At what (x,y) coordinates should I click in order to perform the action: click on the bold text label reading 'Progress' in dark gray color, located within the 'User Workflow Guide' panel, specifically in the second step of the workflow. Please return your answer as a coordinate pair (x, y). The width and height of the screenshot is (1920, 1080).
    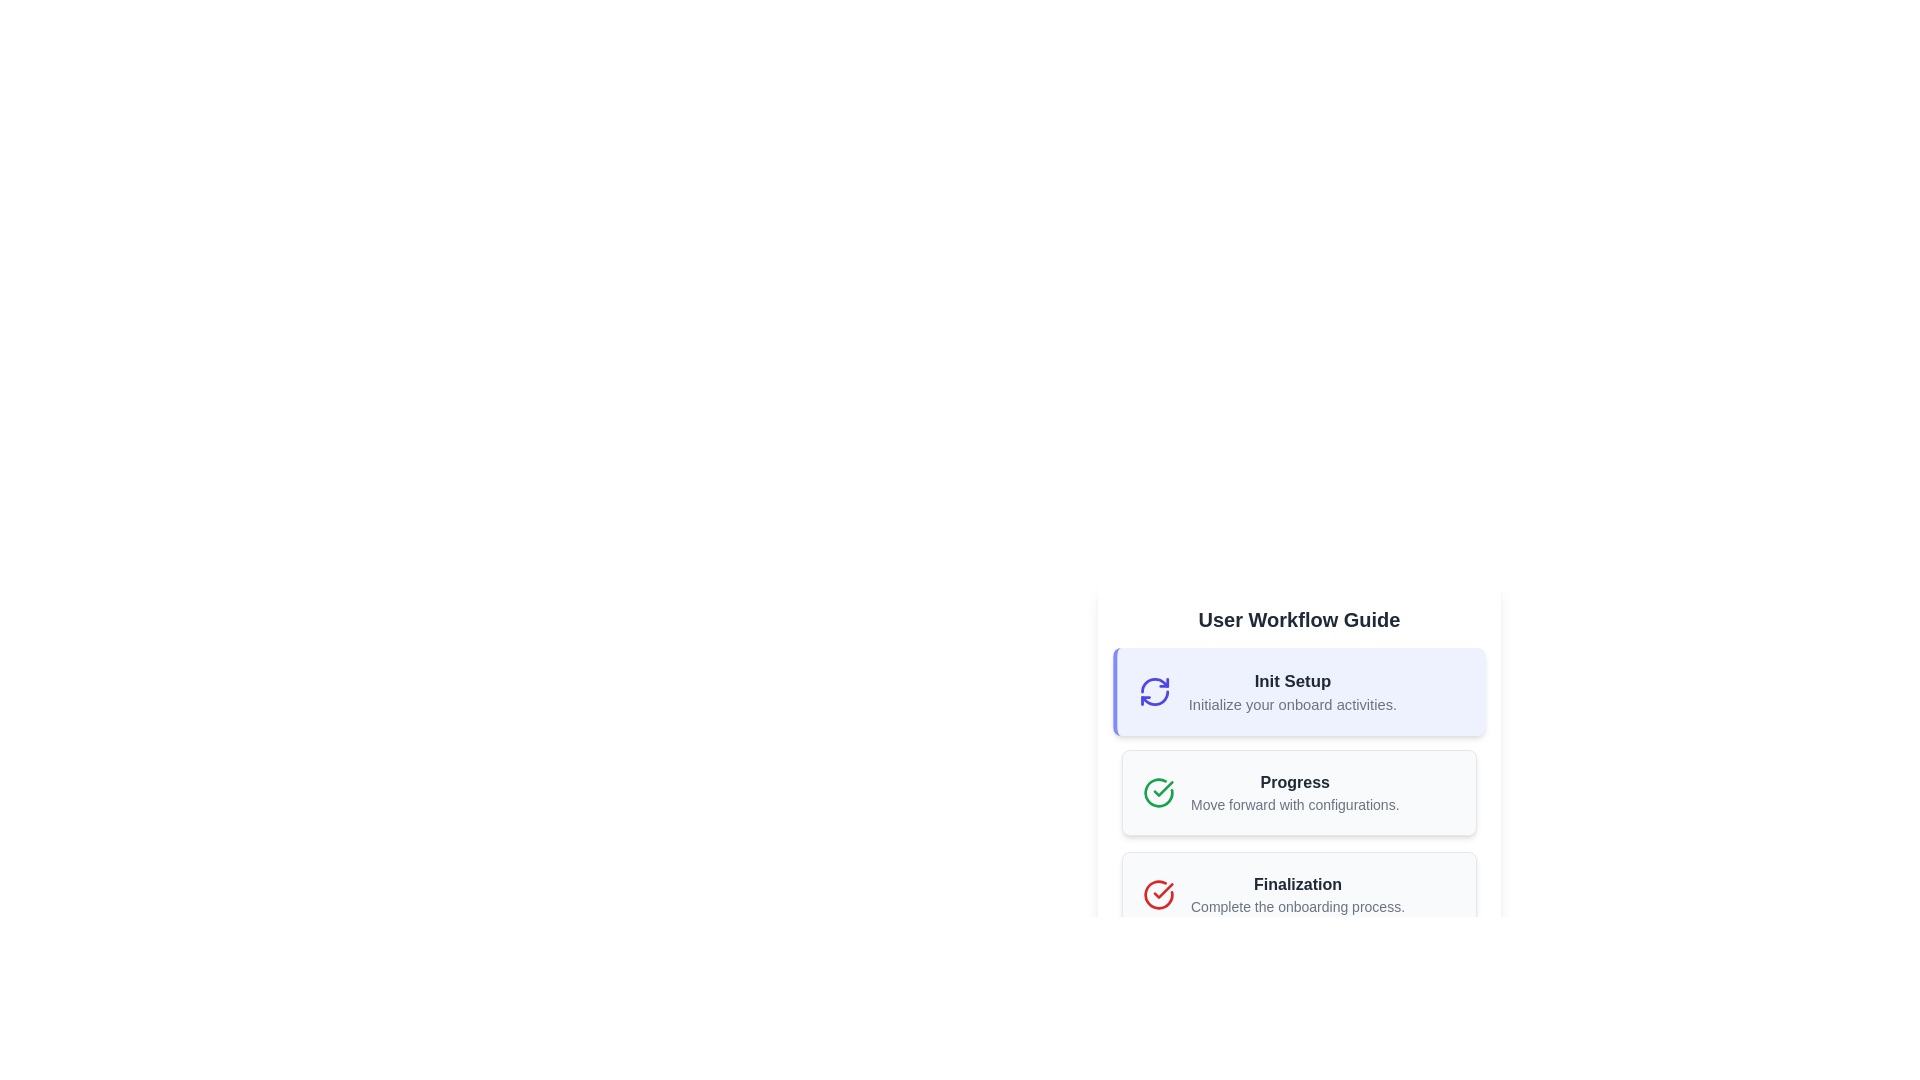
    Looking at the image, I should click on (1295, 782).